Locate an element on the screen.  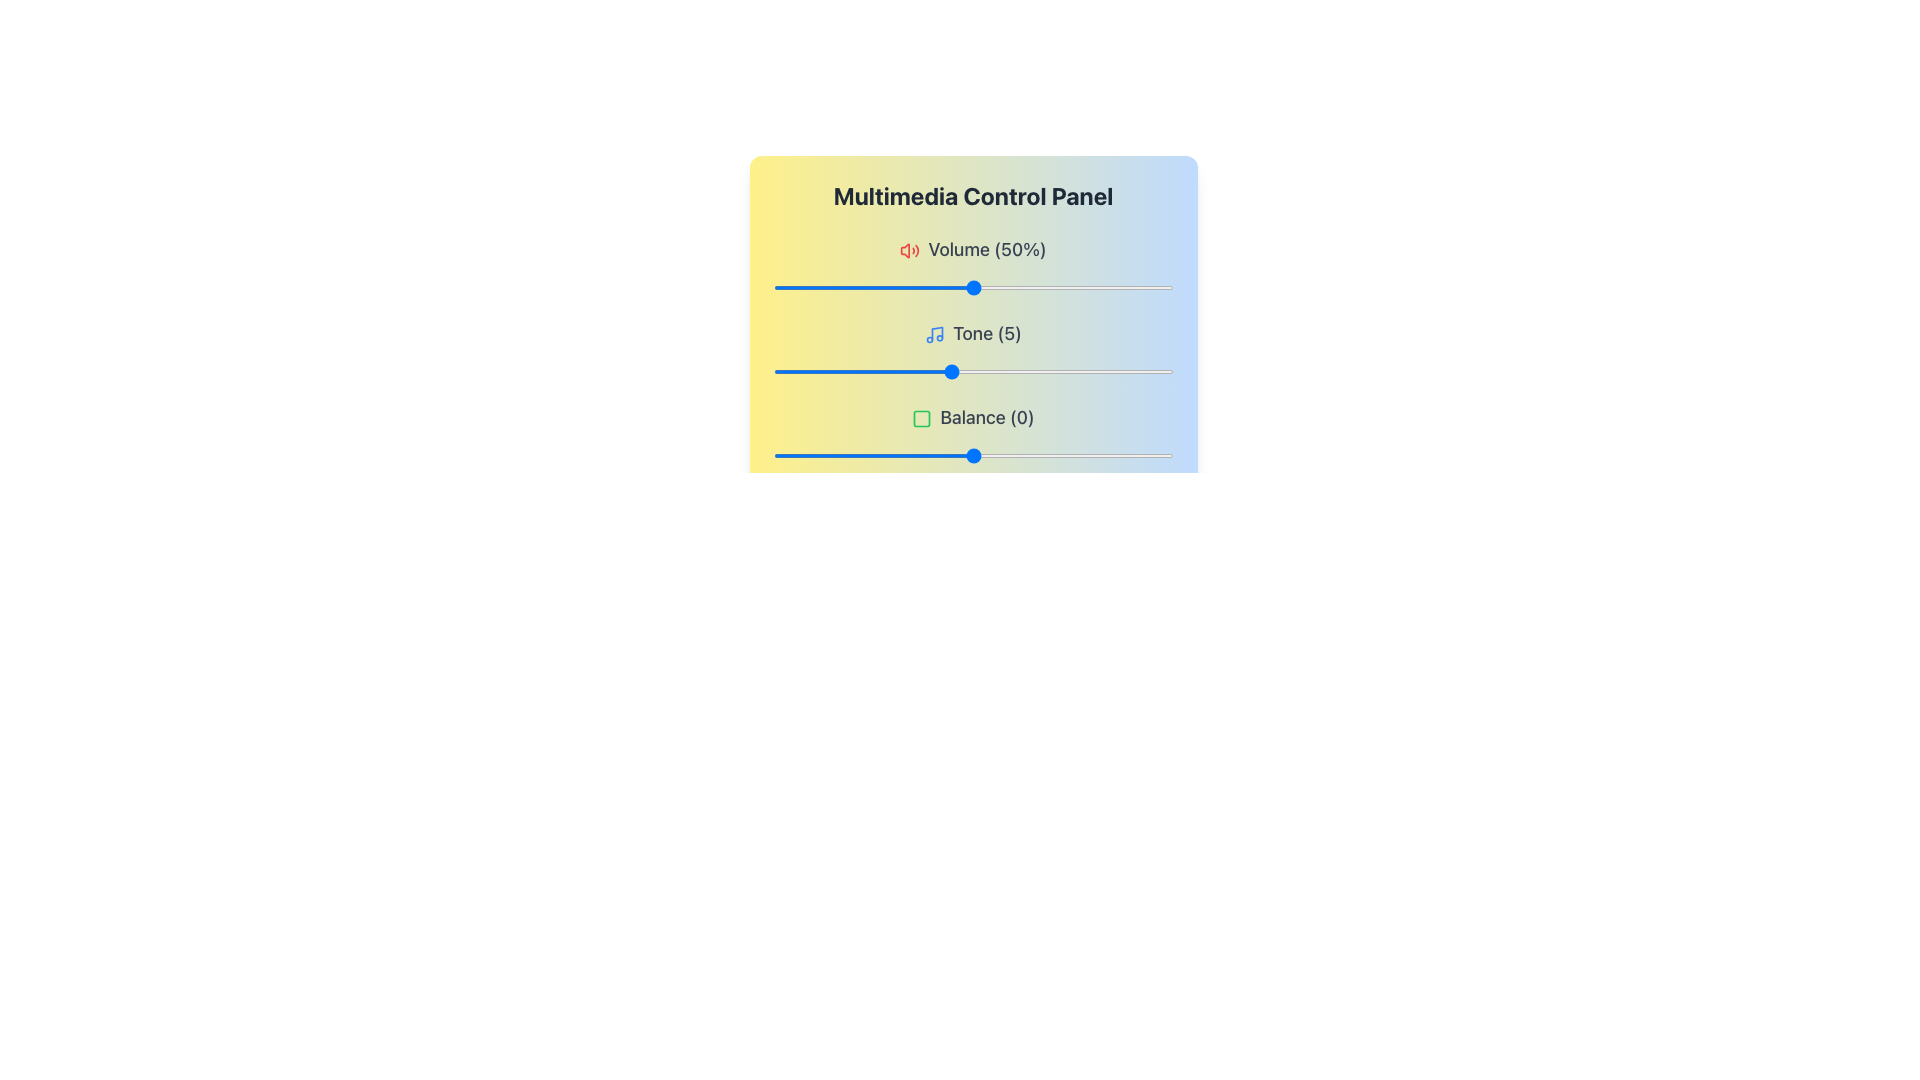
the red-colored speaker icon with sound waves, located to the left of the text 'Volume (50%)' in the multimedia control panel is located at coordinates (909, 250).